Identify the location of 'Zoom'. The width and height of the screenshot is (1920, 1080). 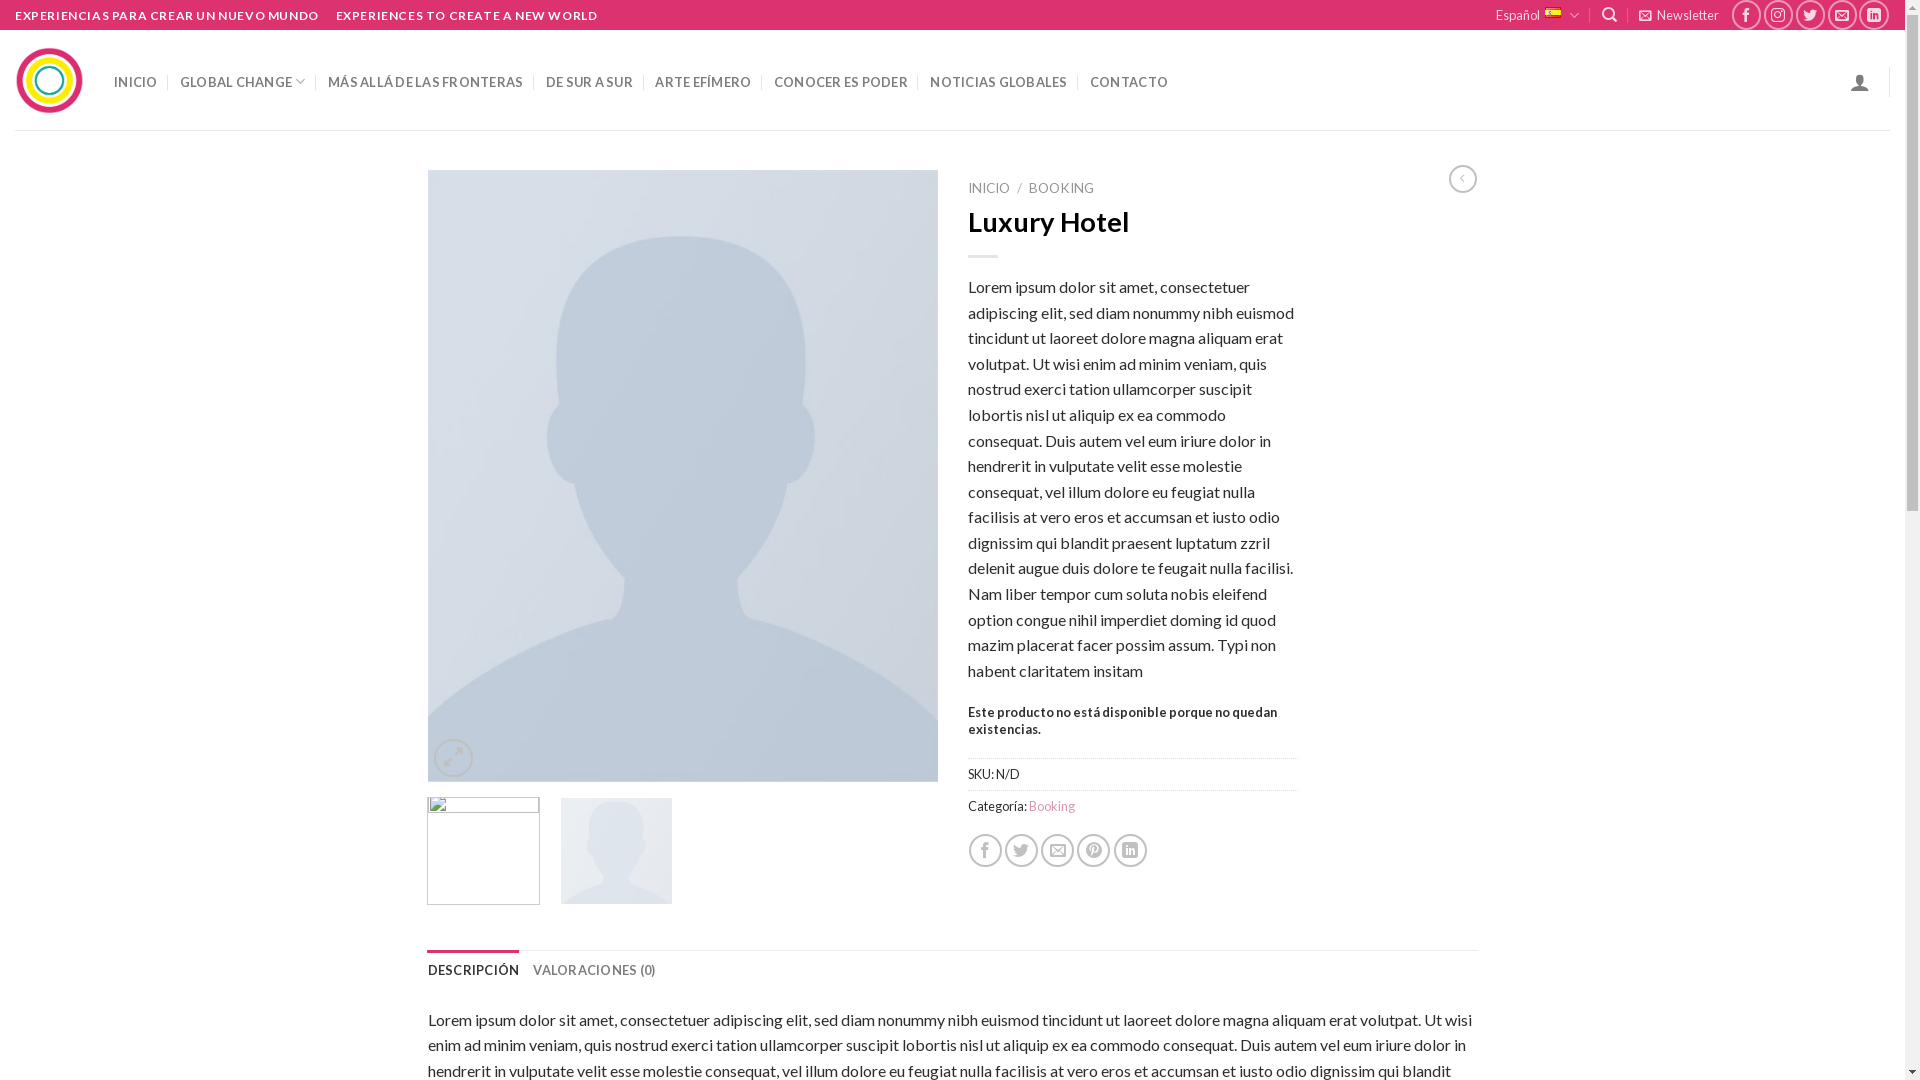
(452, 758).